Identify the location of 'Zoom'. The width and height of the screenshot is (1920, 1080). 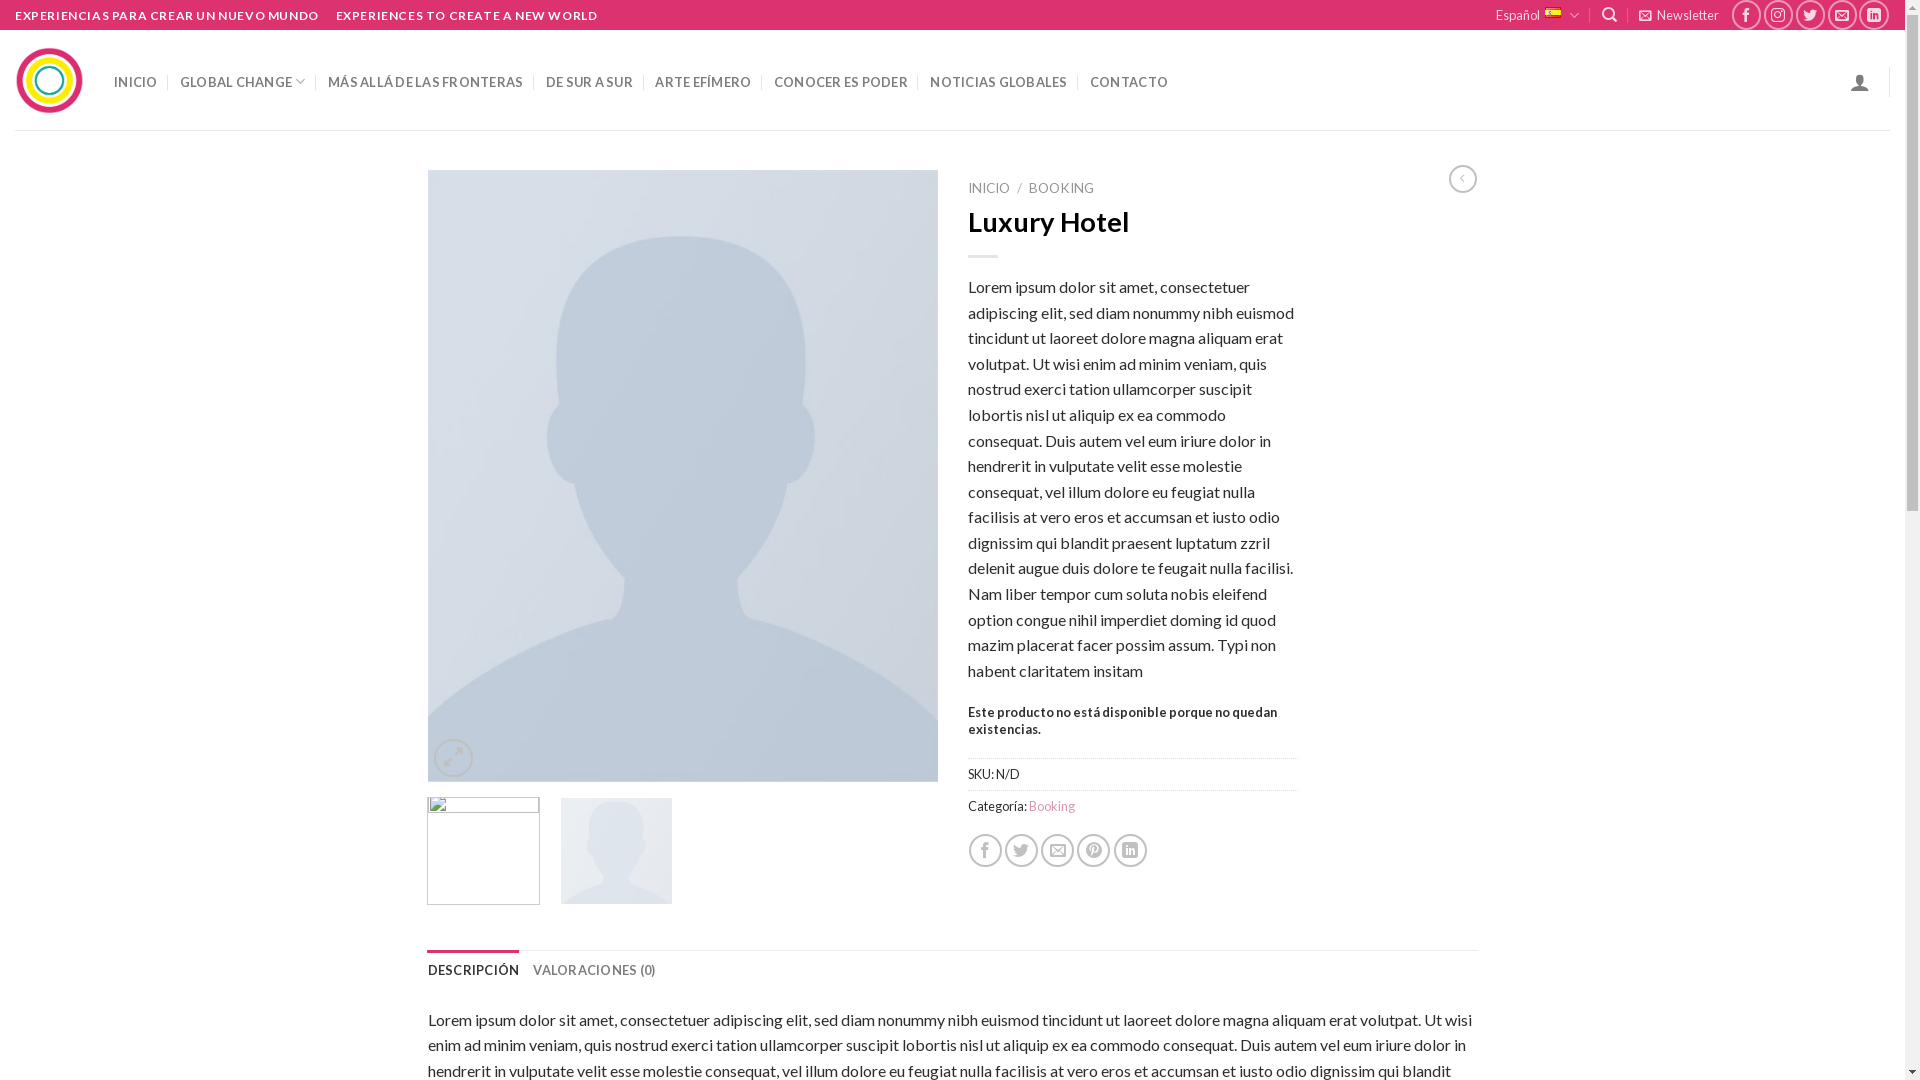
(452, 758).